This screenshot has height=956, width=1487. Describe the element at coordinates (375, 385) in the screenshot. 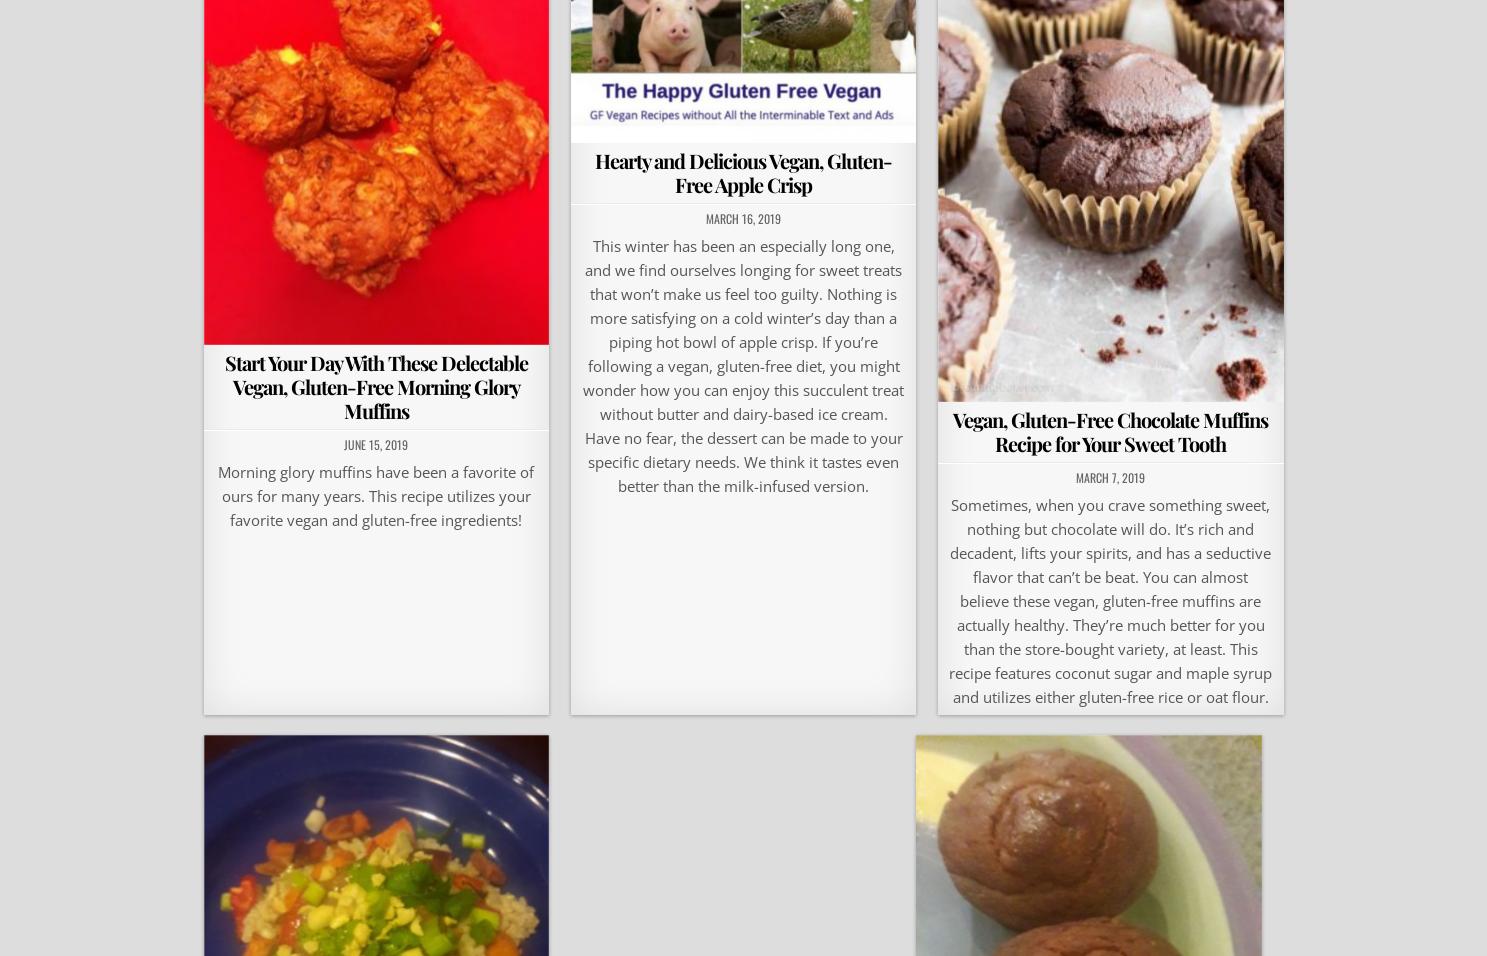

I see `'Start Your Day With These Delectable Vegan, Gluten-Free Morning Glory Muffins'` at that location.